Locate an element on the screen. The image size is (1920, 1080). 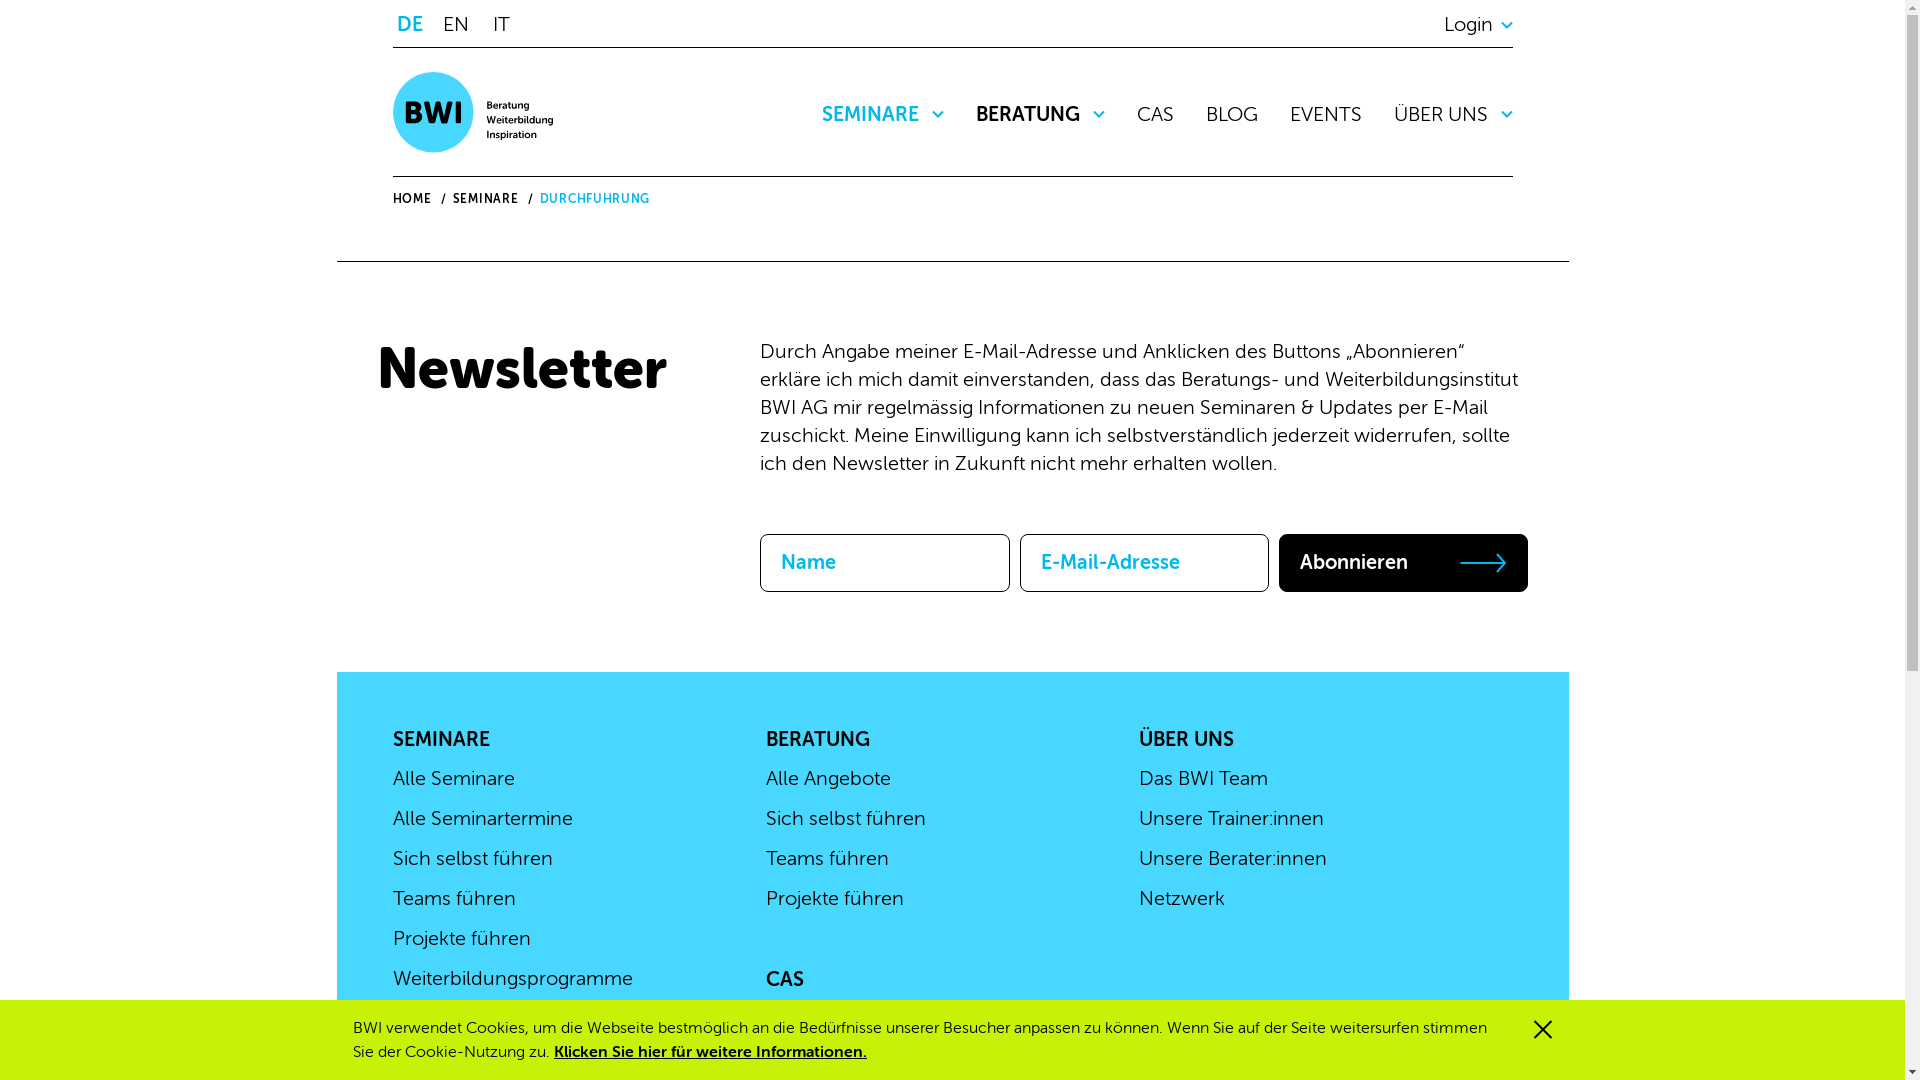
'Weiterbildungsprogramme' is located at coordinates (392, 977).